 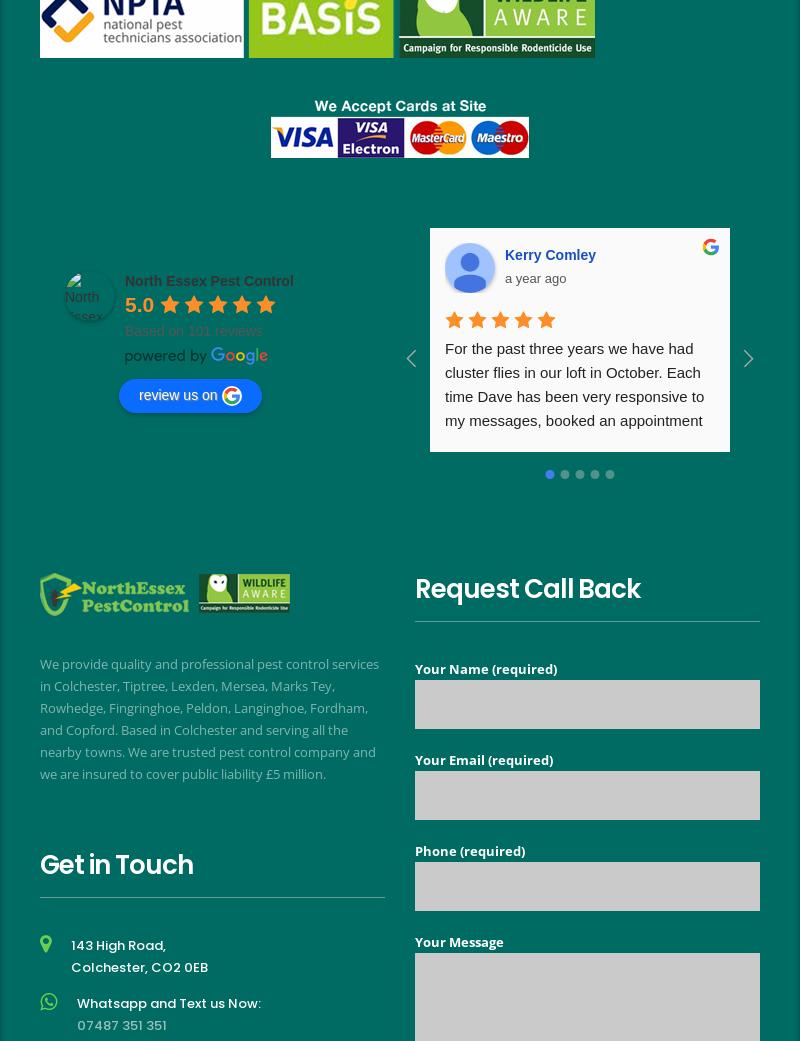 What do you see at coordinates (209, 716) in the screenshot?
I see `'We provide quality and professional pest control services in Colchester, Tiptree, Lexden, Mersea, Marks Tey, Rowhedge, Fingringhoe, Peldon, Langinghoe, Fordham, and Copford. Based in Colchester and serving all the nearby towns. We are trusted pest control company and we are insured to cover public liability £5 million.'` at bounding box center [209, 716].